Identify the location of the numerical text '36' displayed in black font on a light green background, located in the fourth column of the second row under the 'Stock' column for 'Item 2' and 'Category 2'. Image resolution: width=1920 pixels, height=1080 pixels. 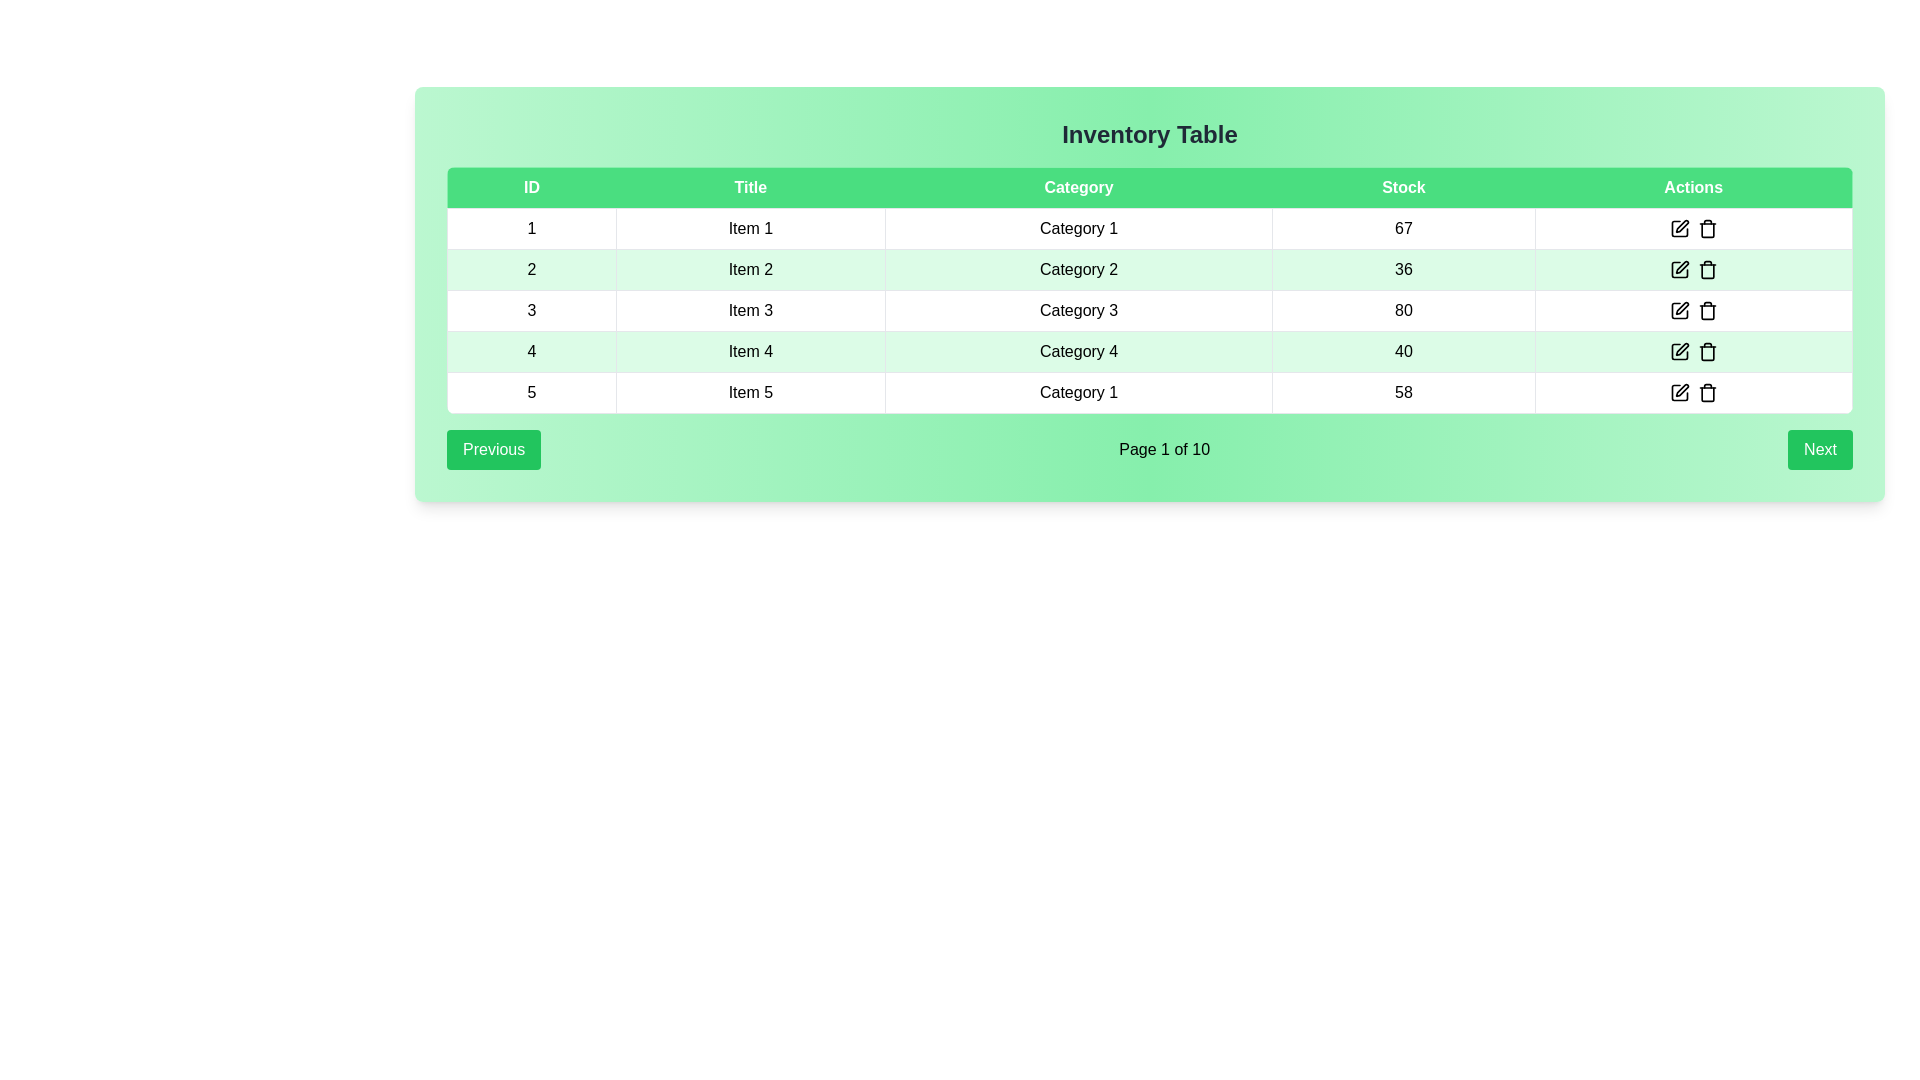
(1402, 270).